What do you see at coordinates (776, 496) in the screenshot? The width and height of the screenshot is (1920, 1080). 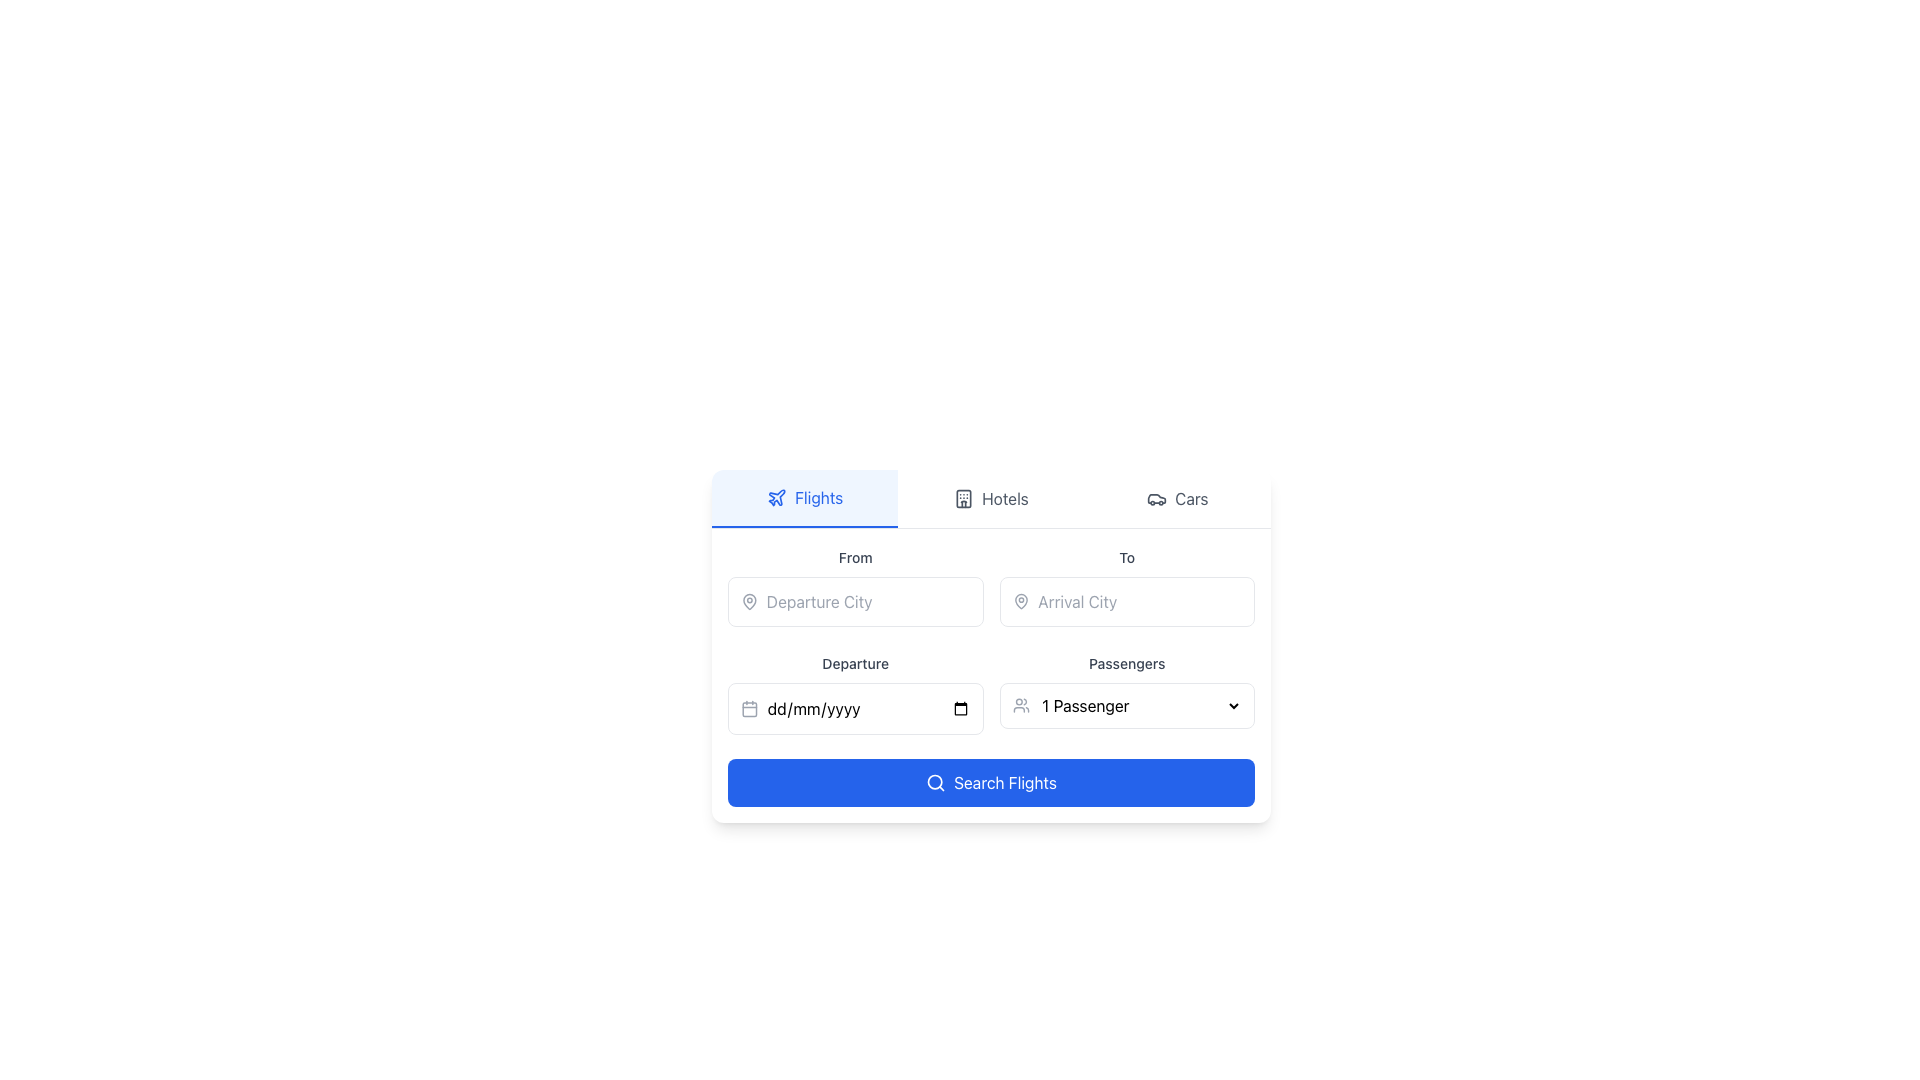 I see `the plane icon with a blue outline located in the 'Flights' tab, positioned to the left of the text label 'Flights'` at bounding box center [776, 496].